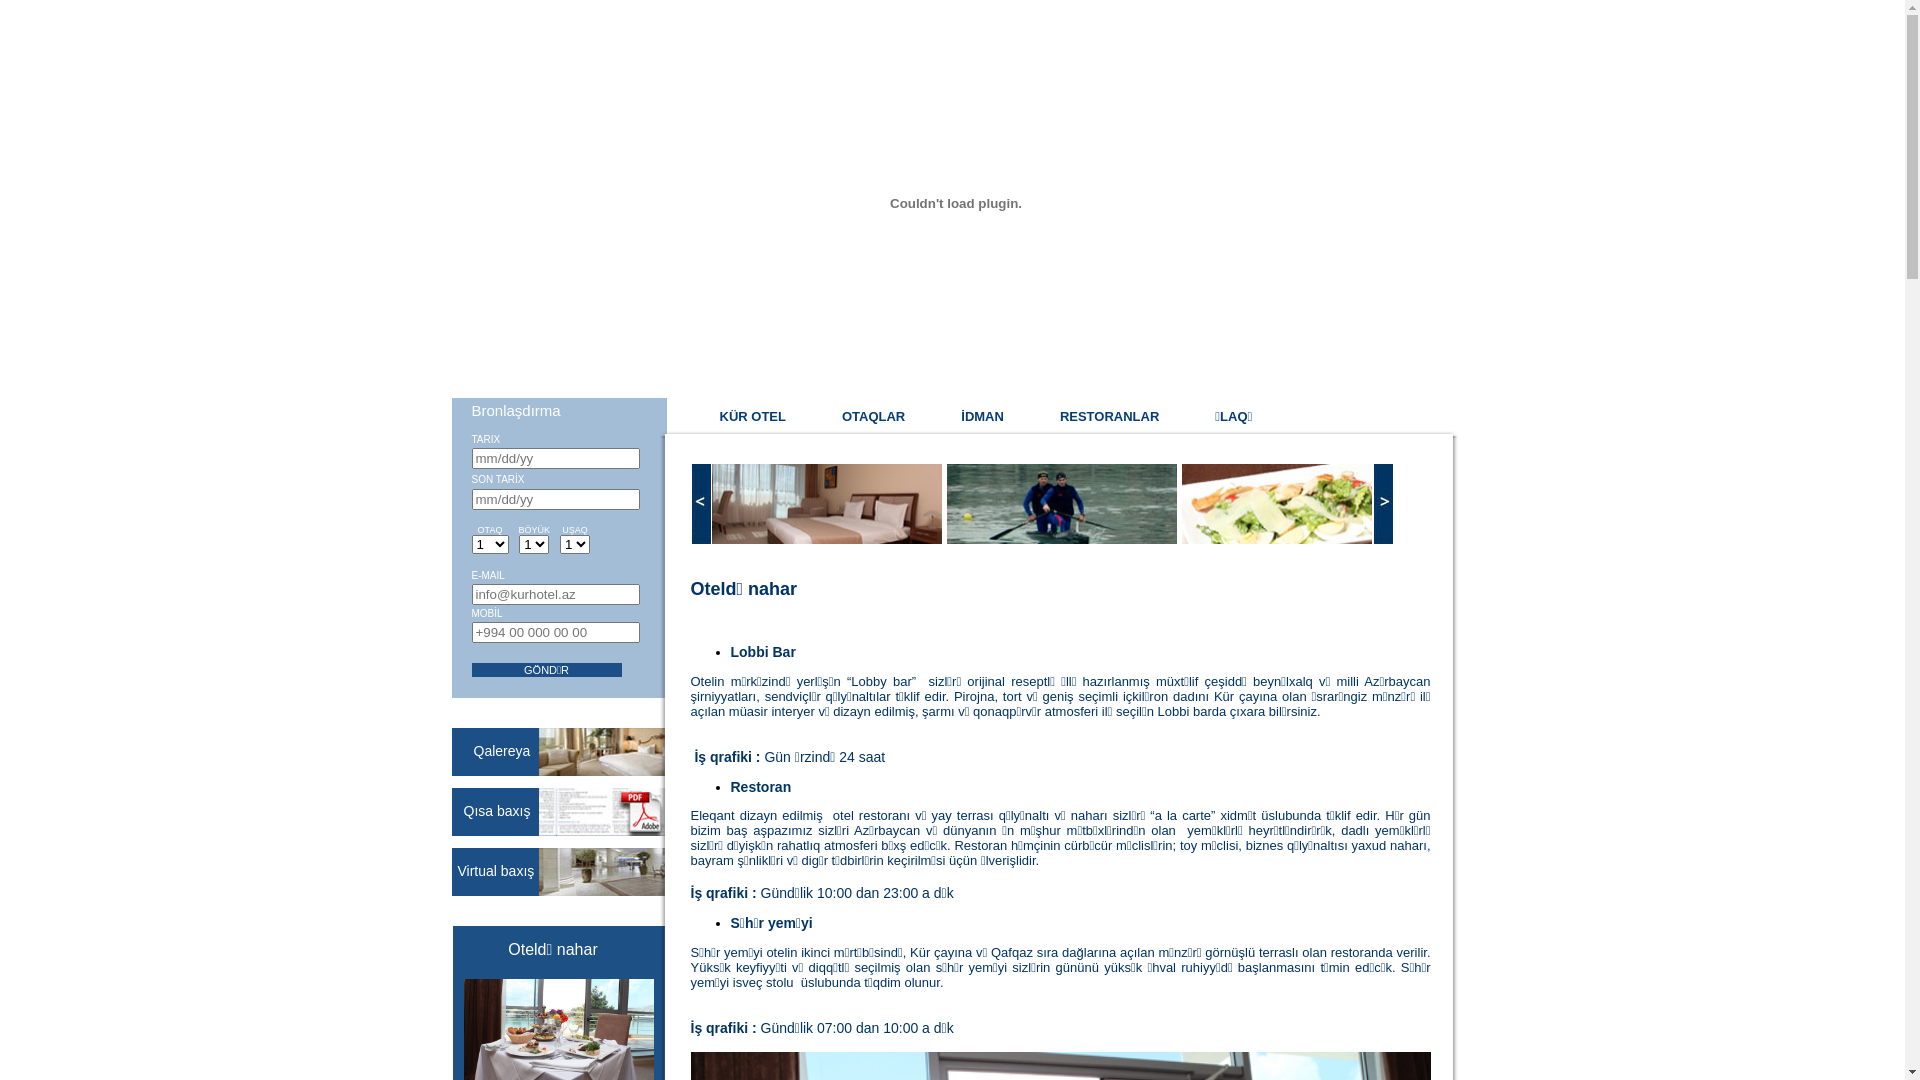 This screenshot has height=1080, width=1920. Describe the element at coordinates (1108, 415) in the screenshot. I see `'RESTORANLAR'` at that location.